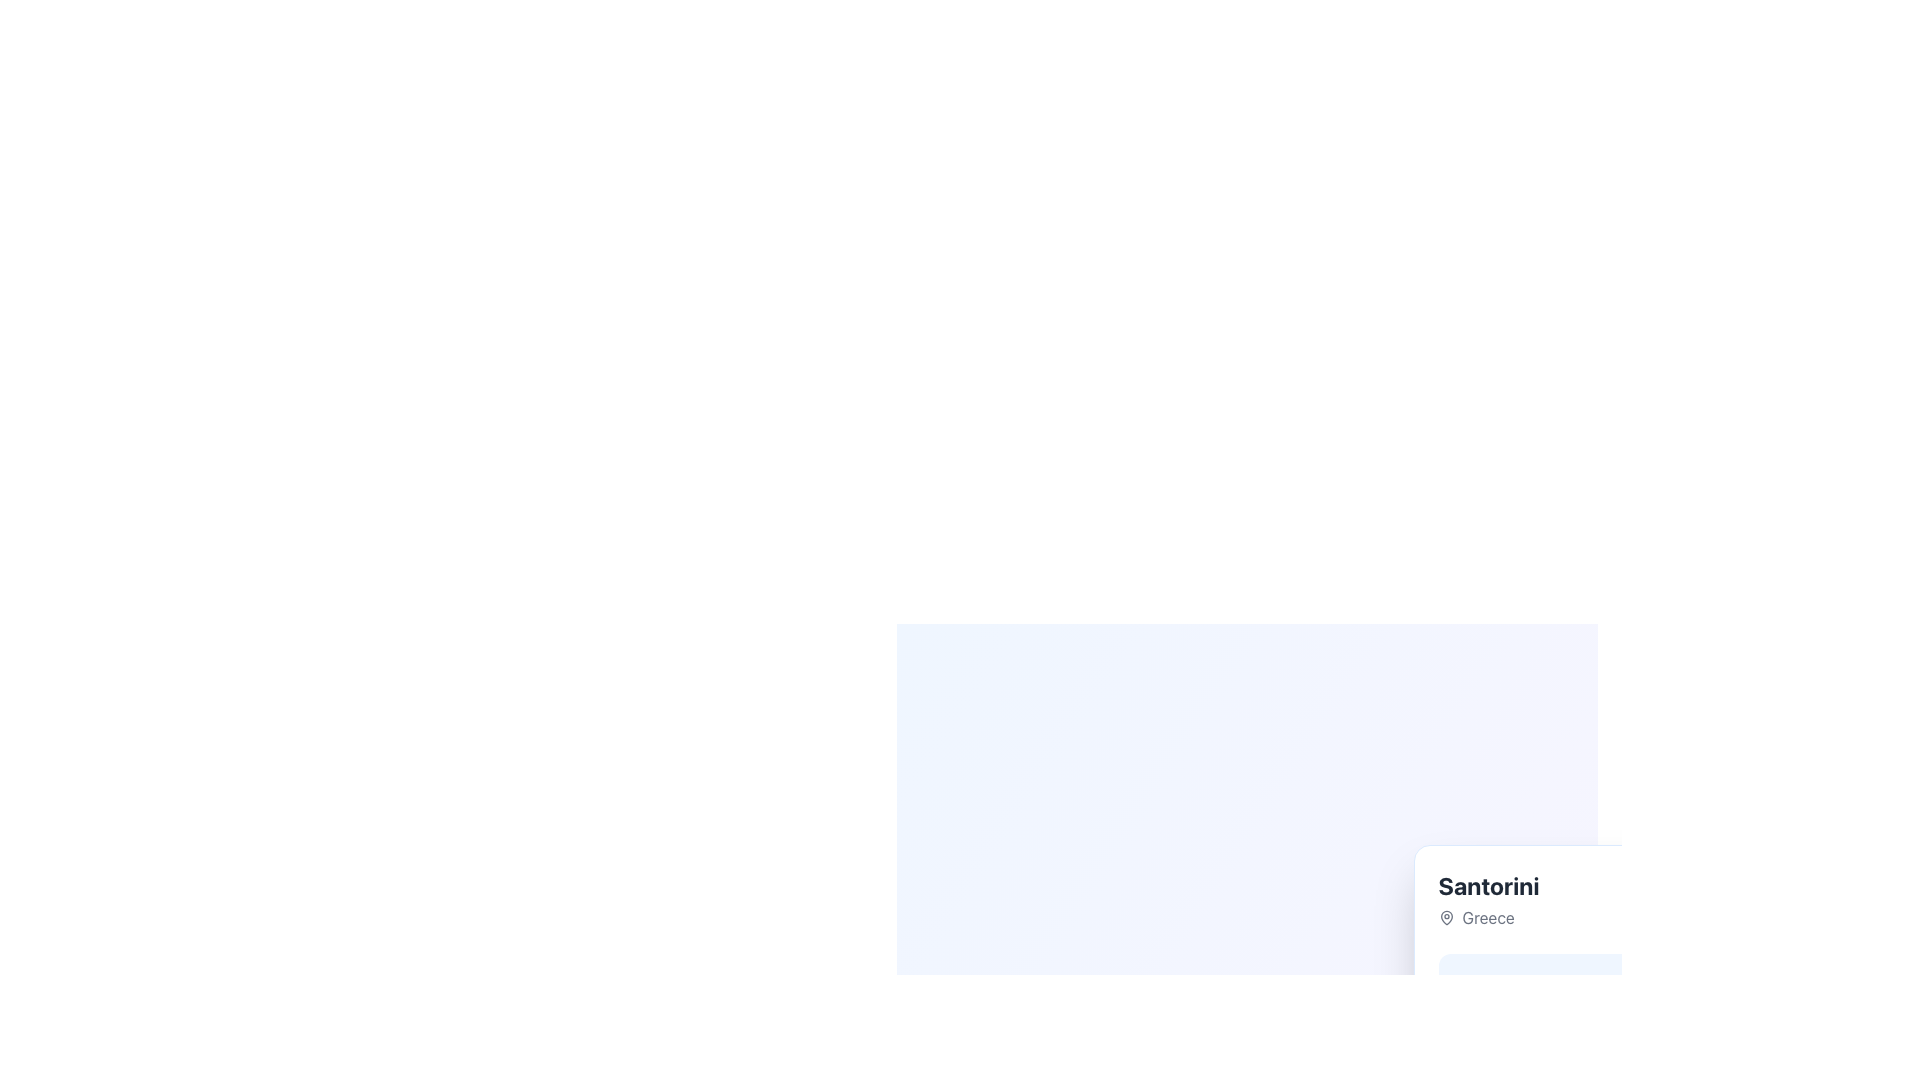 Image resolution: width=1920 pixels, height=1080 pixels. I want to click on text 'Greece' from the Label with icon, which is styled in gray font and aligned with a map pin icon, so click(1488, 918).